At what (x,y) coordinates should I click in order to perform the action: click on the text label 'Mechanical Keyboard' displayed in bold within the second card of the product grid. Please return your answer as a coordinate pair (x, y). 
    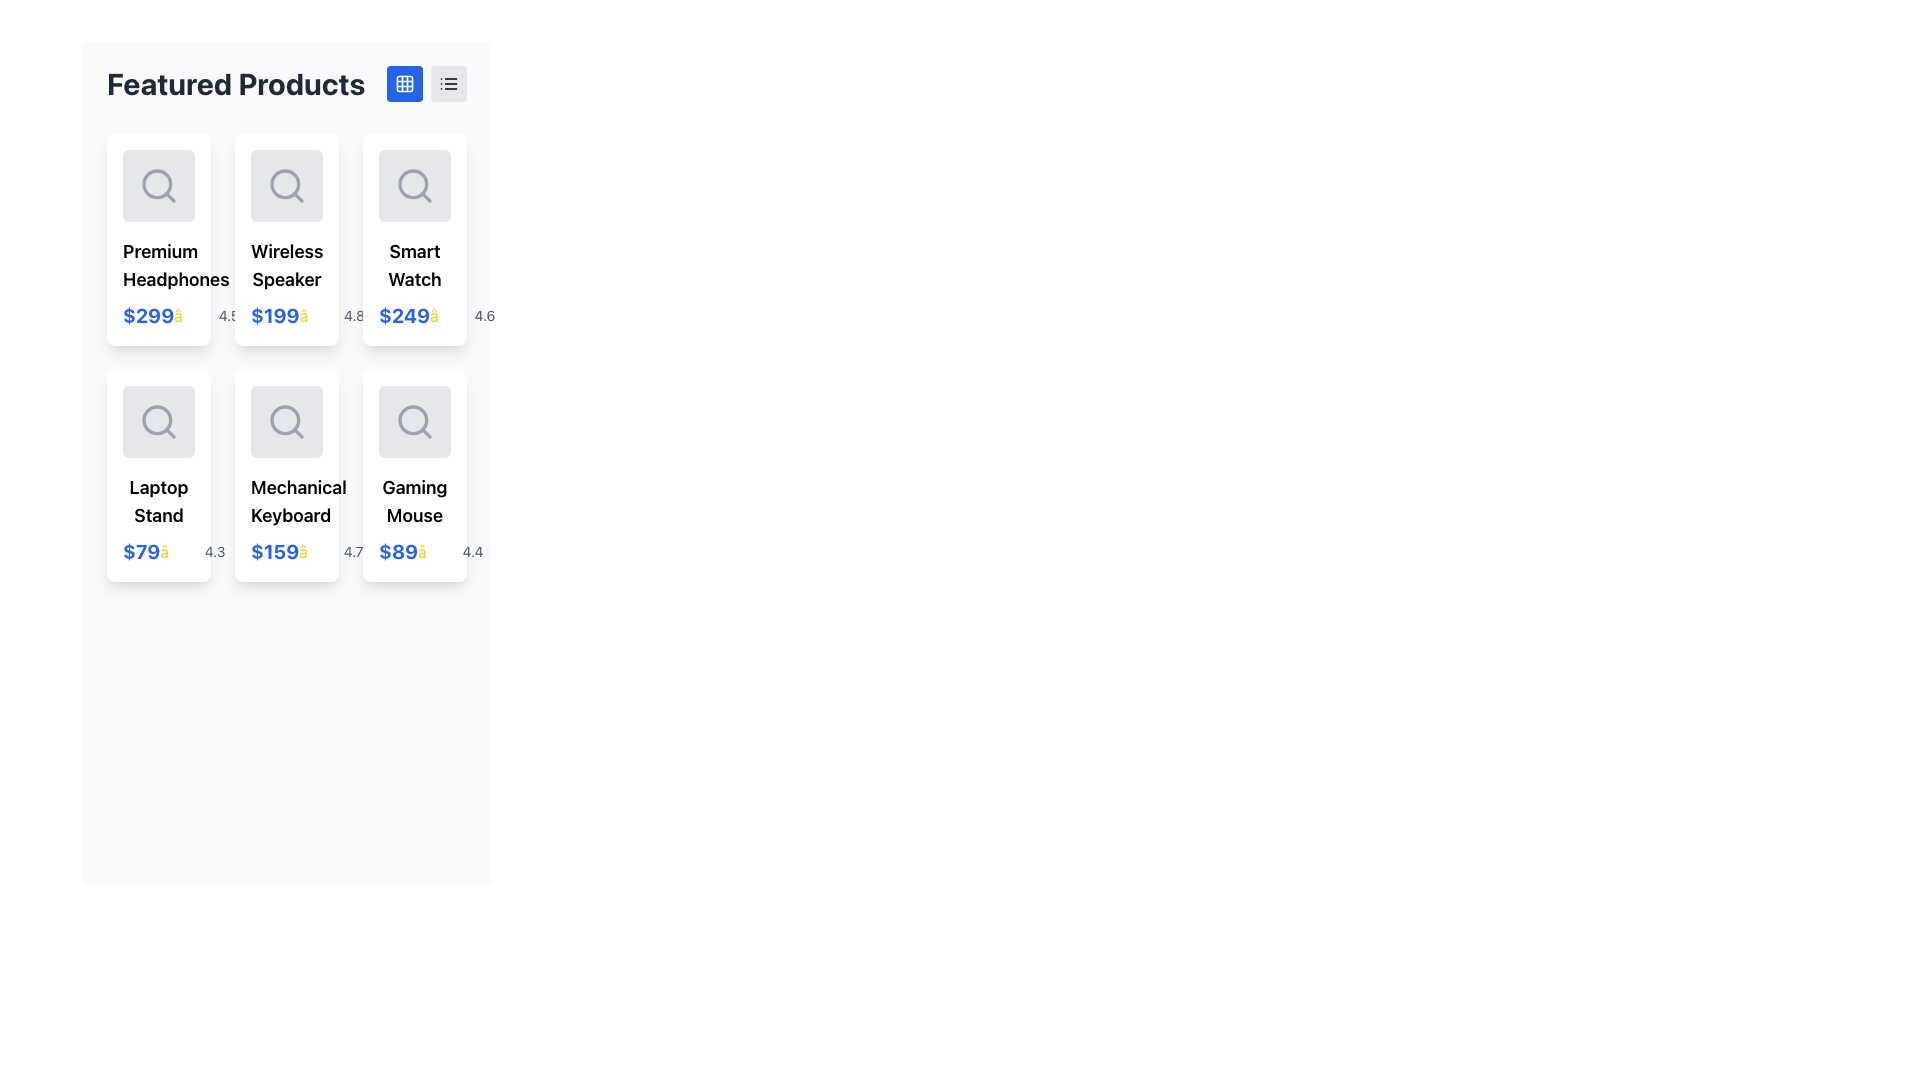
    Looking at the image, I should click on (286, 500).